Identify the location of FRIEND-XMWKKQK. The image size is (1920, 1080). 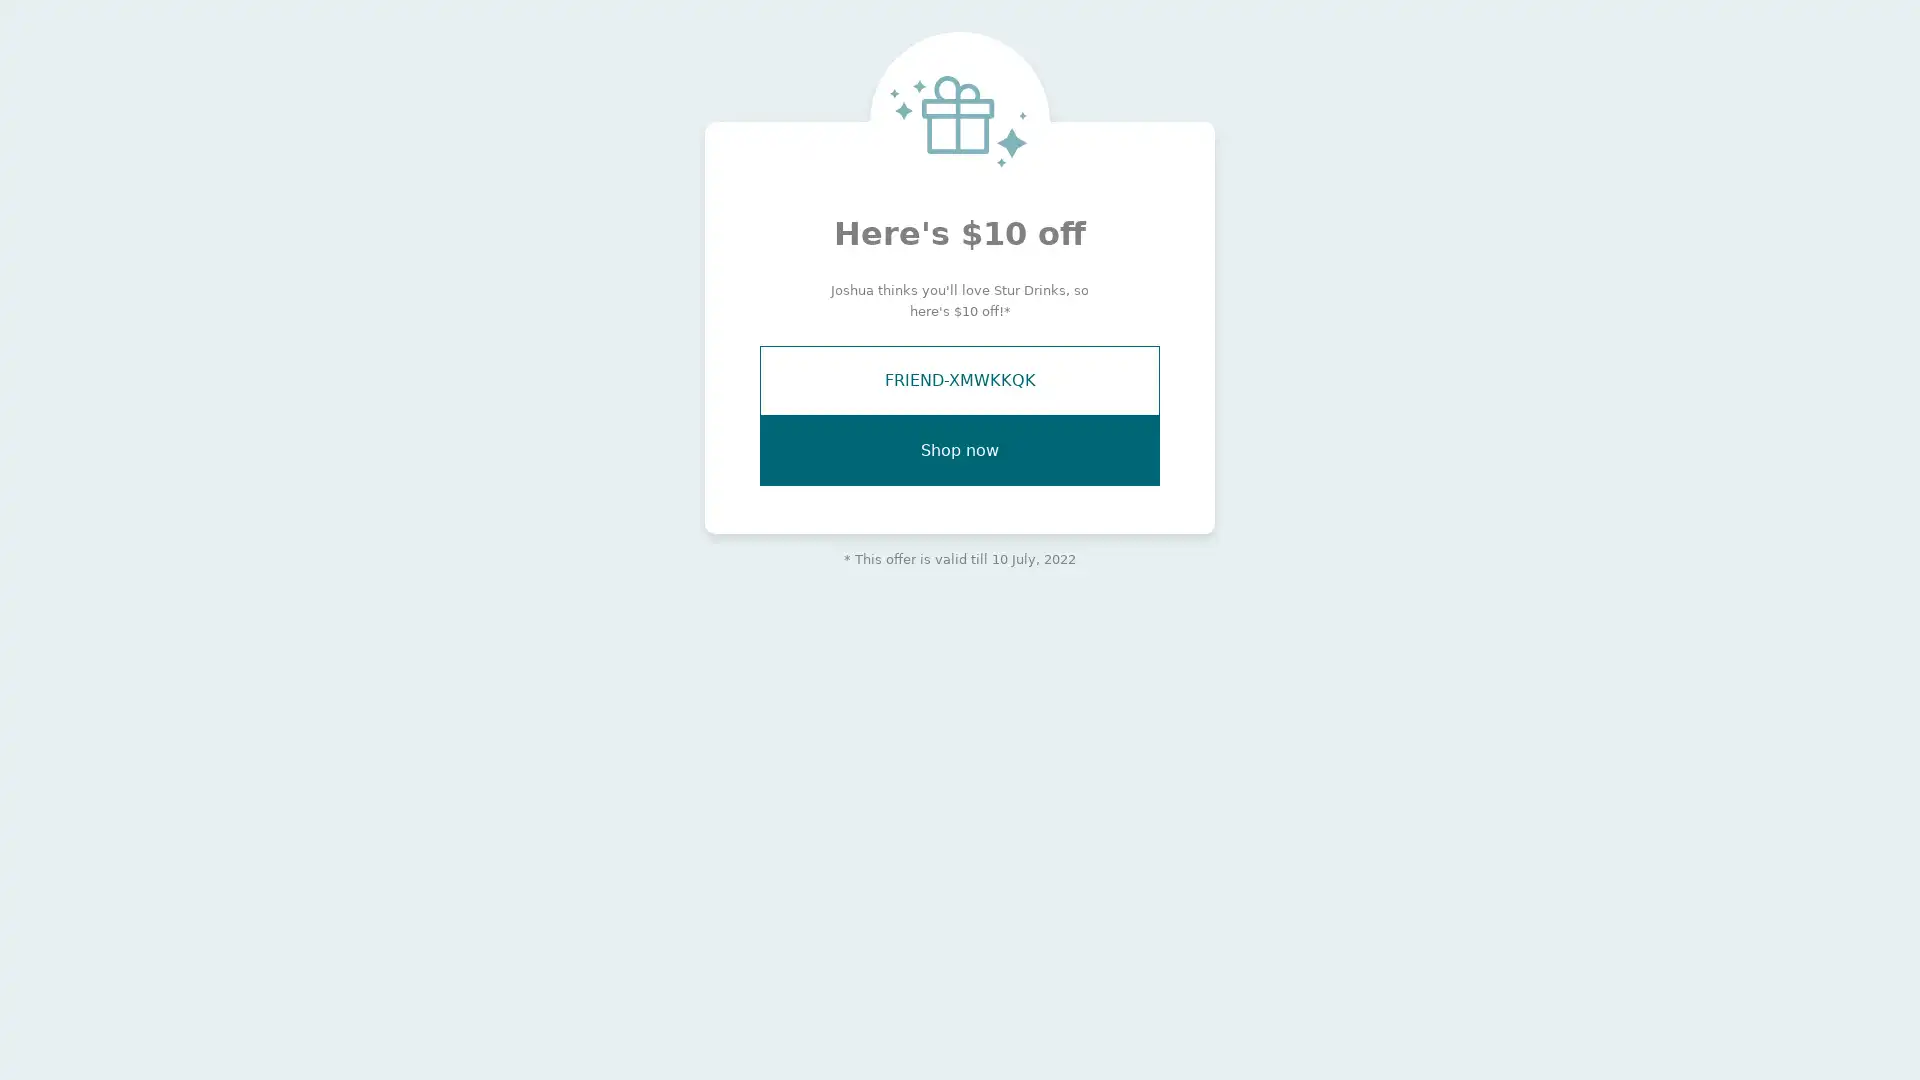
(960, 381).